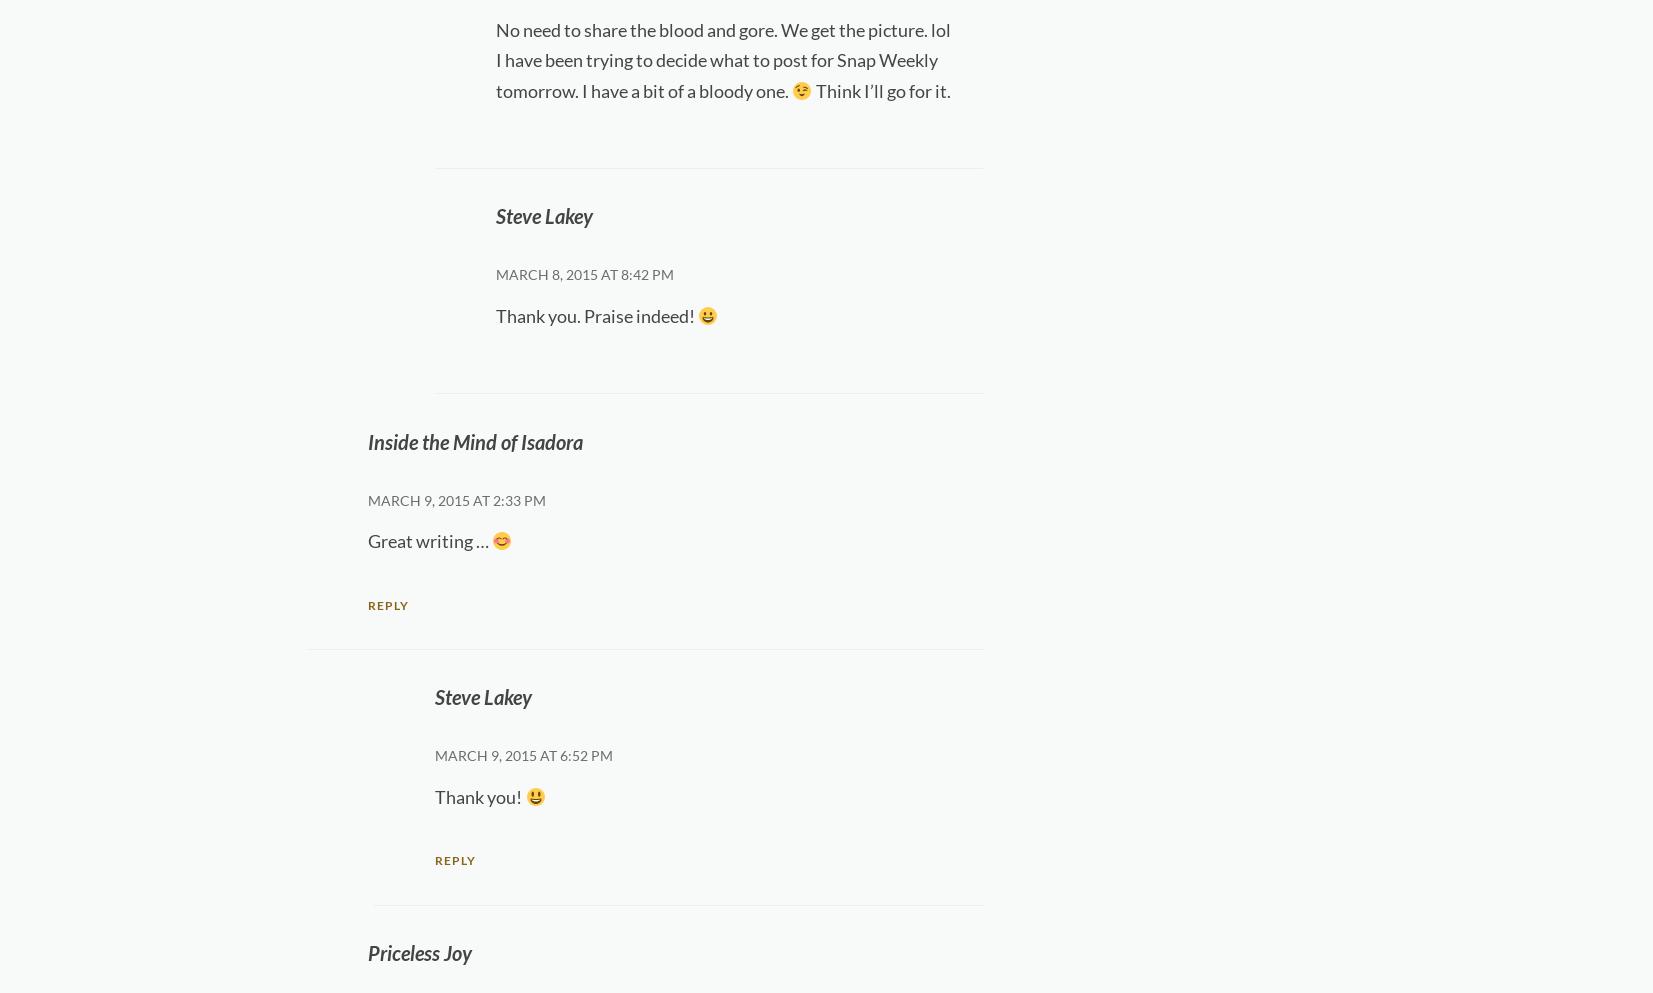  I want to click on 'No need to share the blood and gore.  We get the picture.  lol', so click(722, 27).